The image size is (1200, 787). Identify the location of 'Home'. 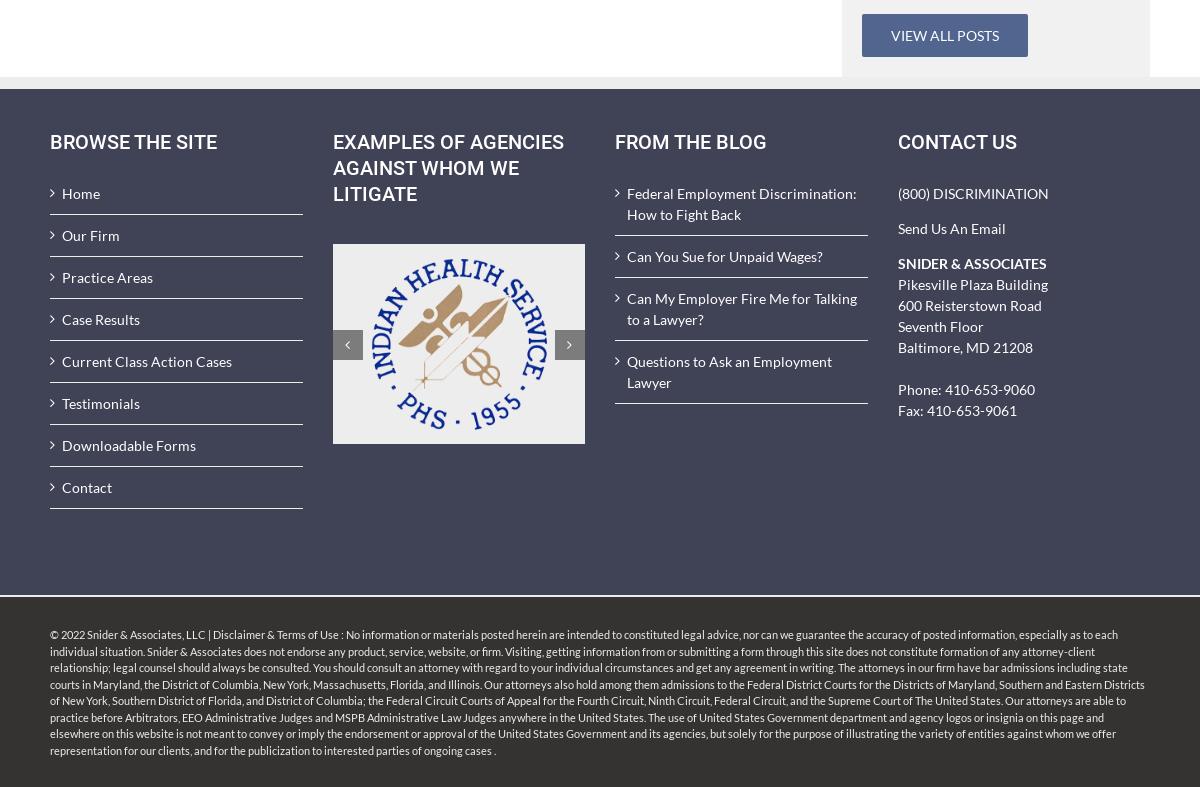
(81, 193).